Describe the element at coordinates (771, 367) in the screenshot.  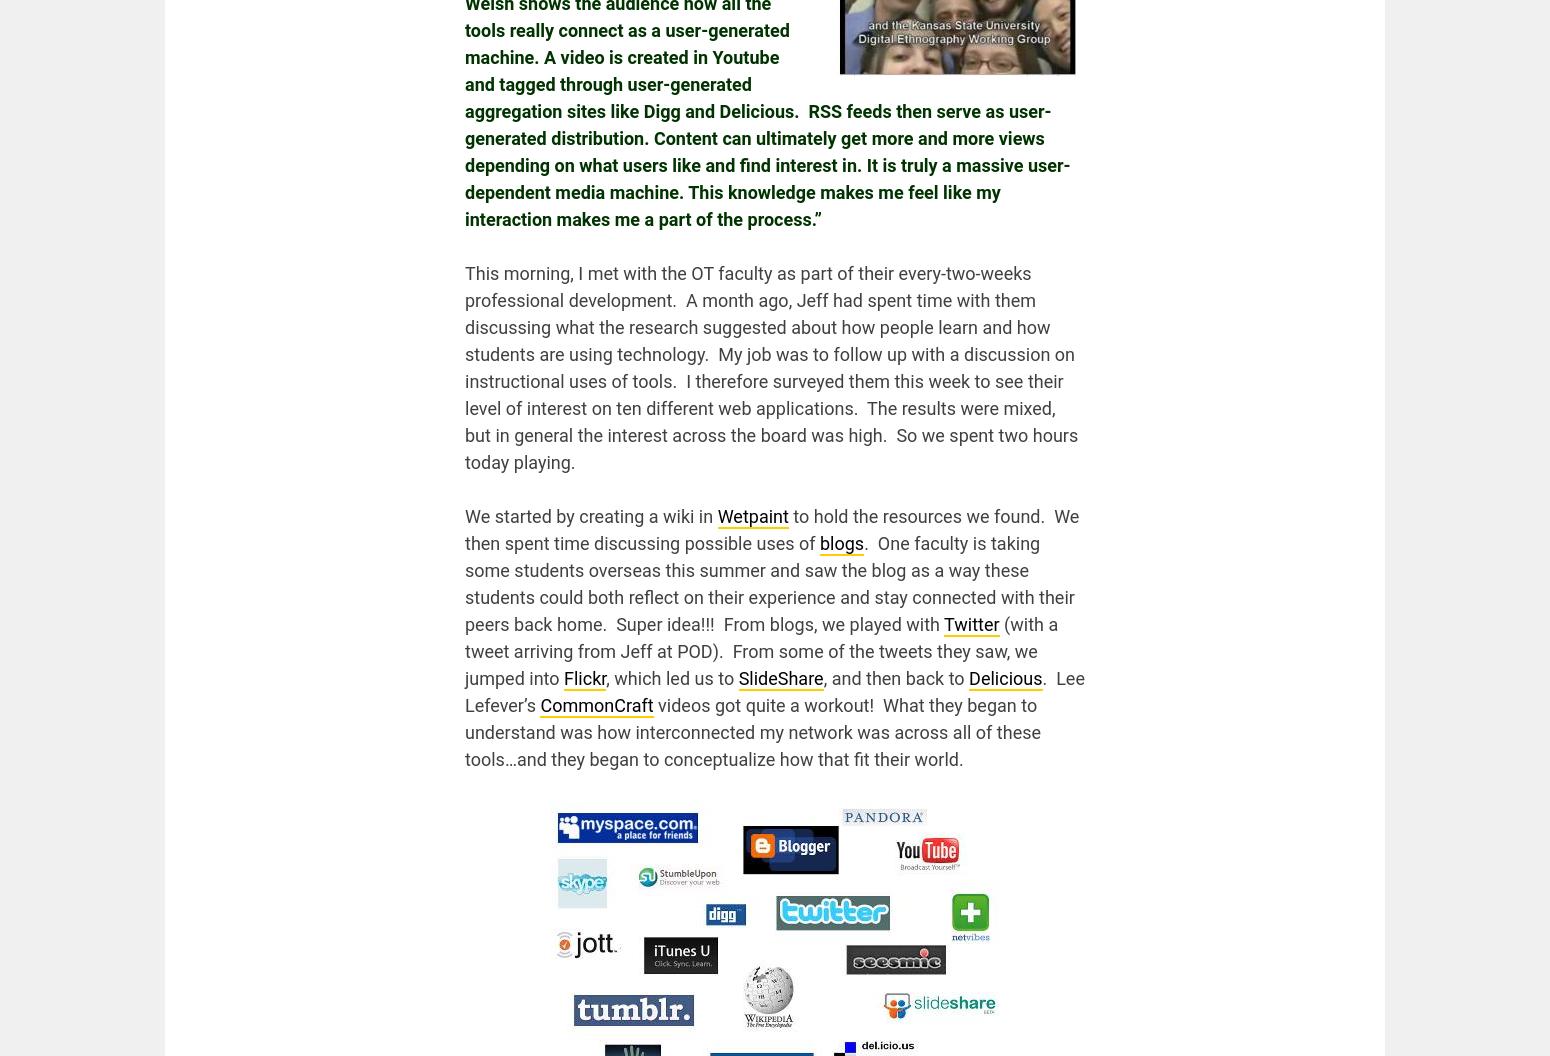
I see `'This morning, I met with the OT faculty as part of their every-two-weeks professional development.  A month ago, Jeff had spent time with them discussing what the research suggested about how people learn and how students are using technology.  My job was to follow up with a discussion on instructional uses of tools.  I therefore surveyed them this week to see their level of interest on ten different web applications.  The results were mixed, but in general the interest across the board was high.  So we spent two hours today playing.'` at that location.